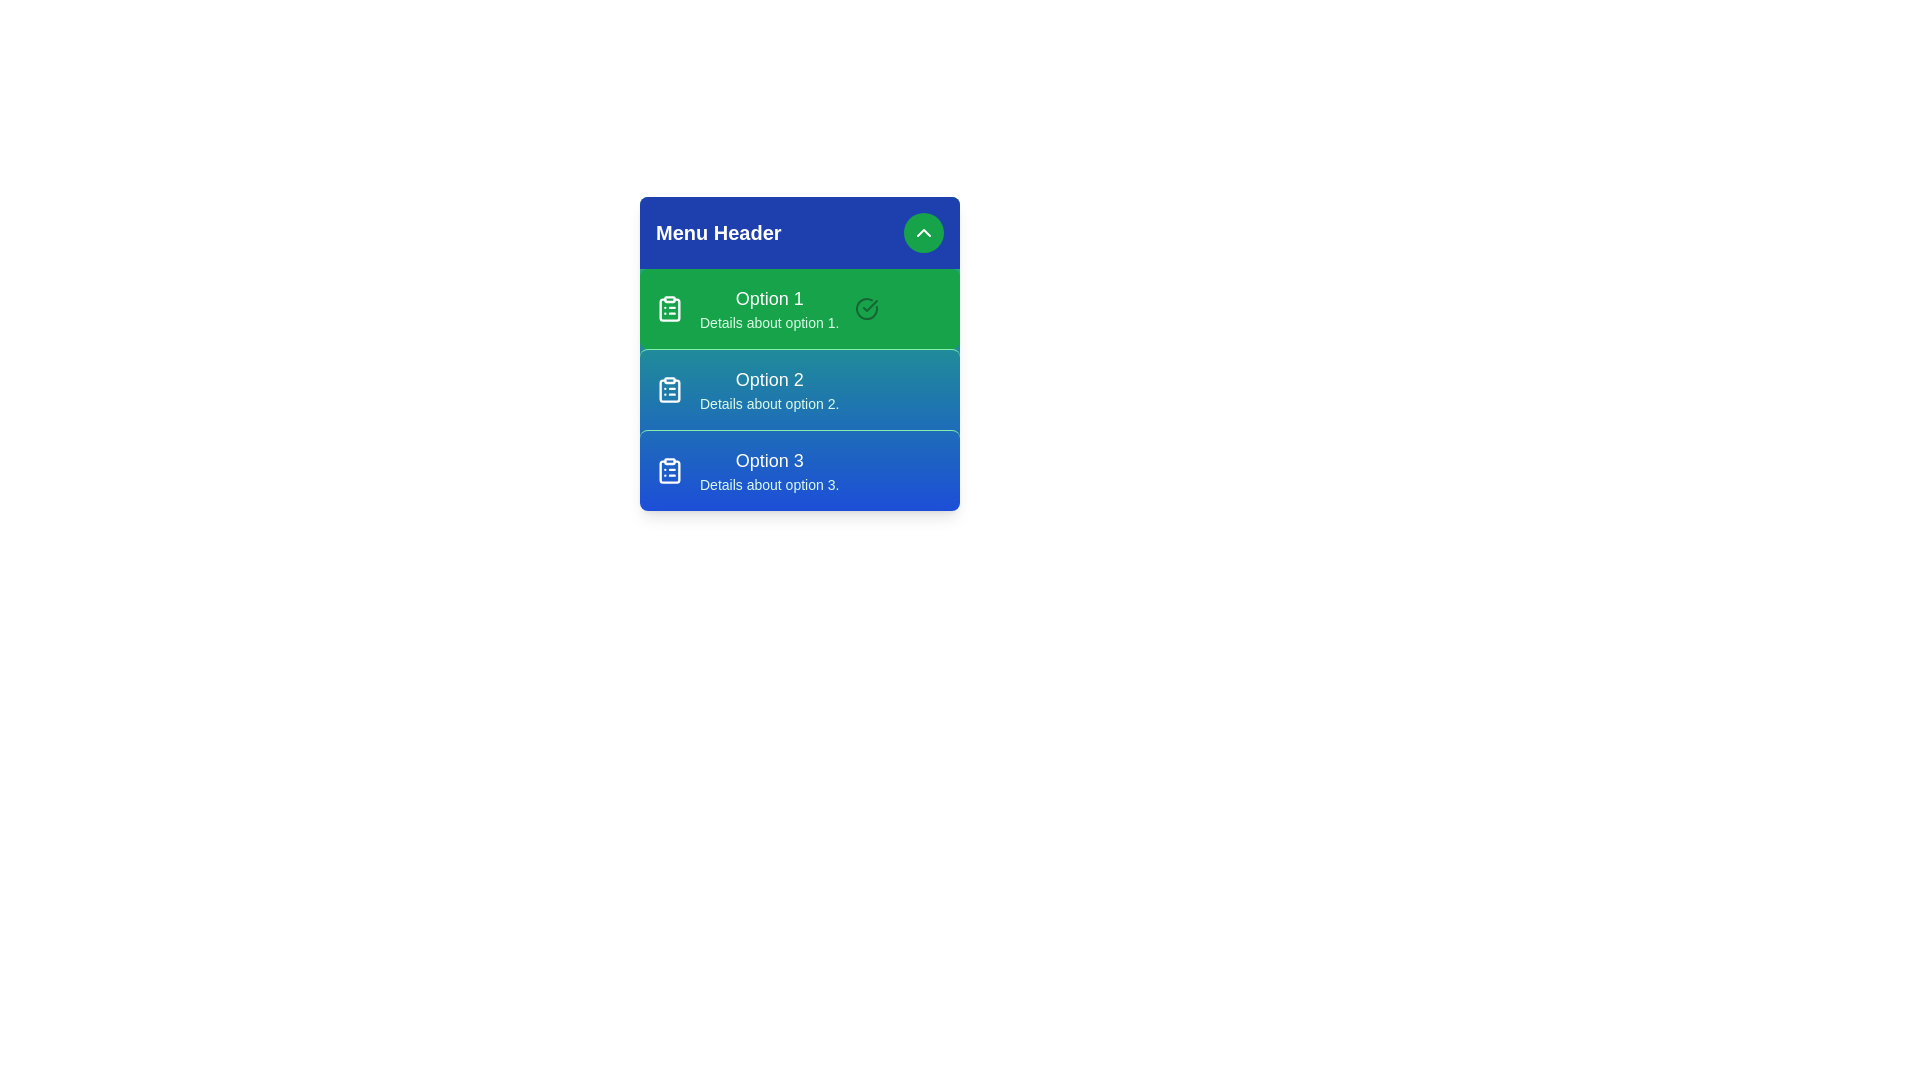  Describe the element at coordinates (800, 470) in the screenshot. I see `the menu option Option 3 to reveal its description` at that location.